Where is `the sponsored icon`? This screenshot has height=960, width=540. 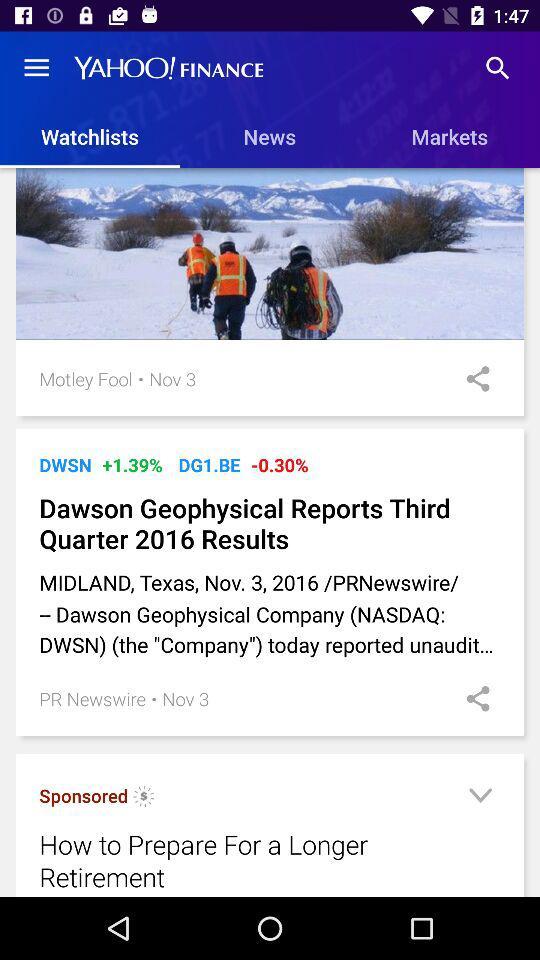 the sponsored icon is located at coordinates (82, 795).